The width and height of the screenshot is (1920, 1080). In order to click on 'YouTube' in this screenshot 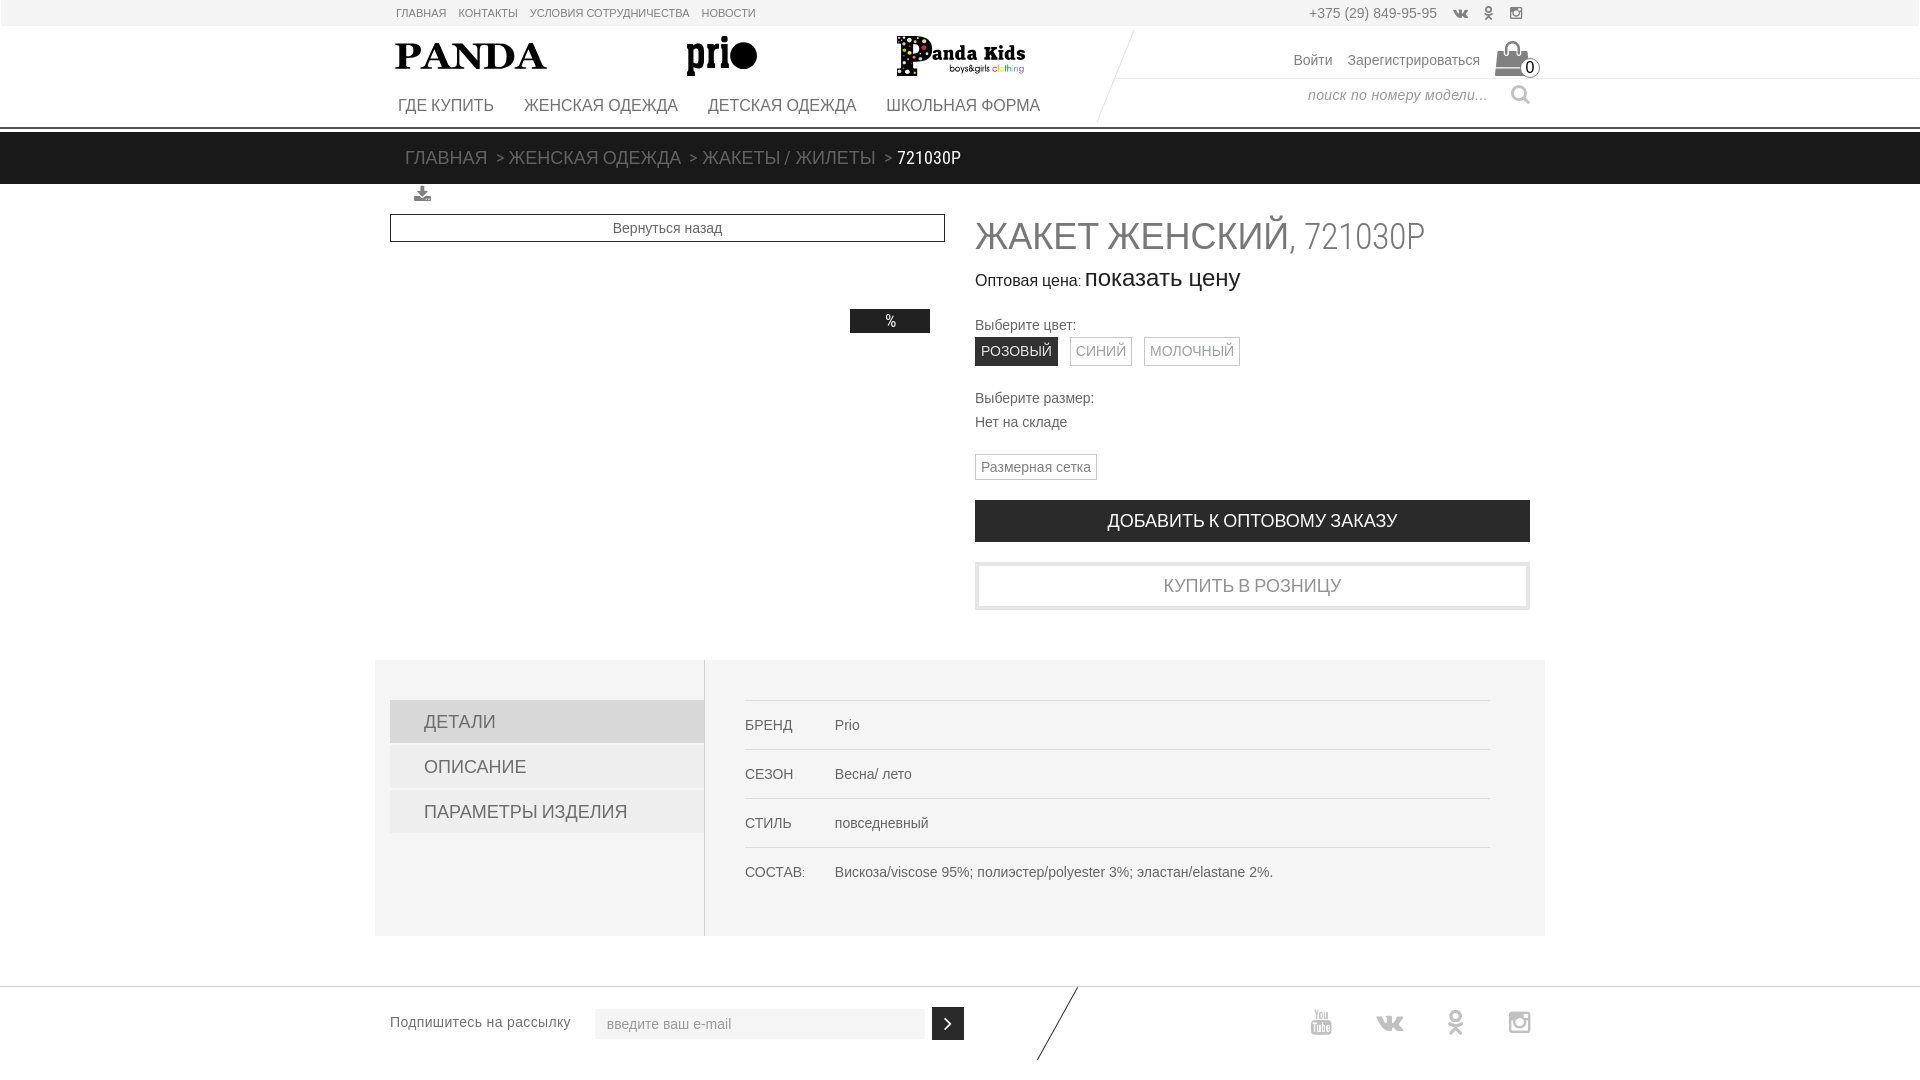, I will do `click(1321, 1022)`.